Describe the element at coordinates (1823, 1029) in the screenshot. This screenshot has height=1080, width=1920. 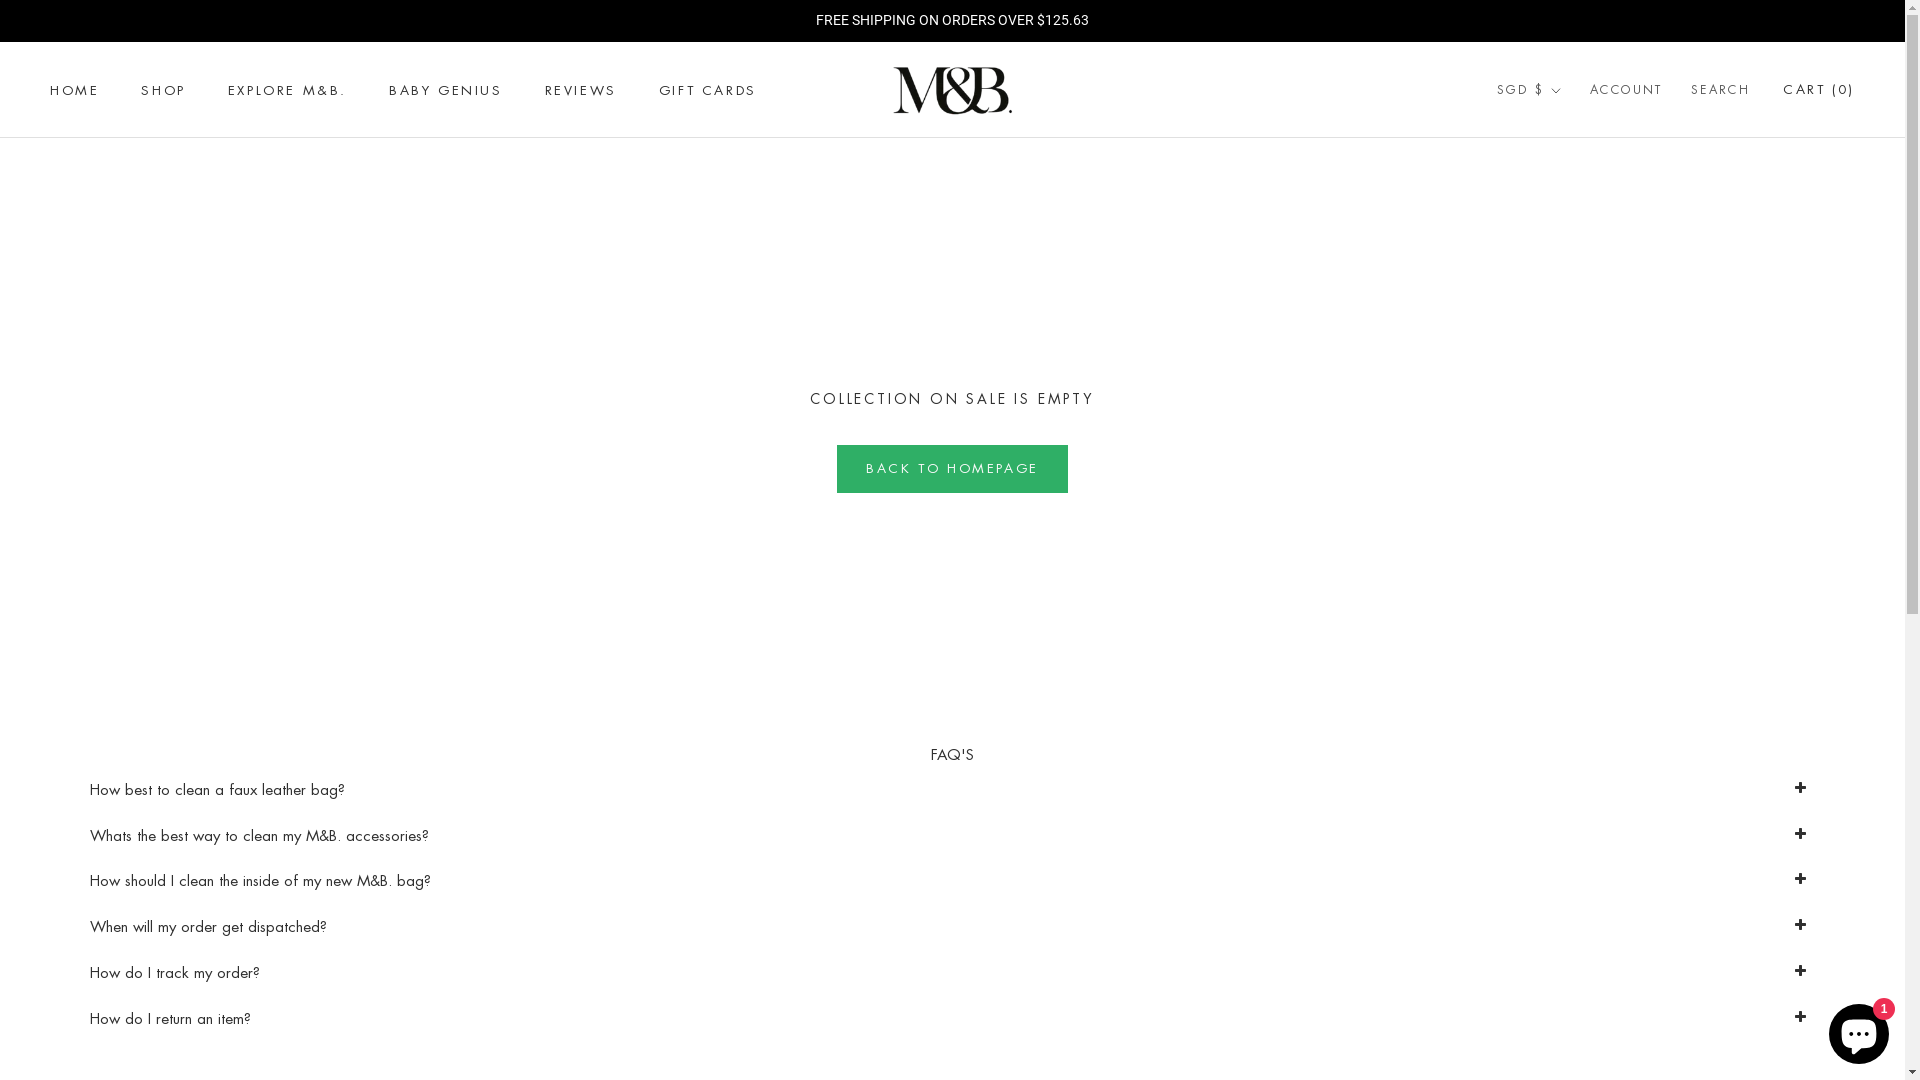
I see `'Shopify online store chat'` at that location.